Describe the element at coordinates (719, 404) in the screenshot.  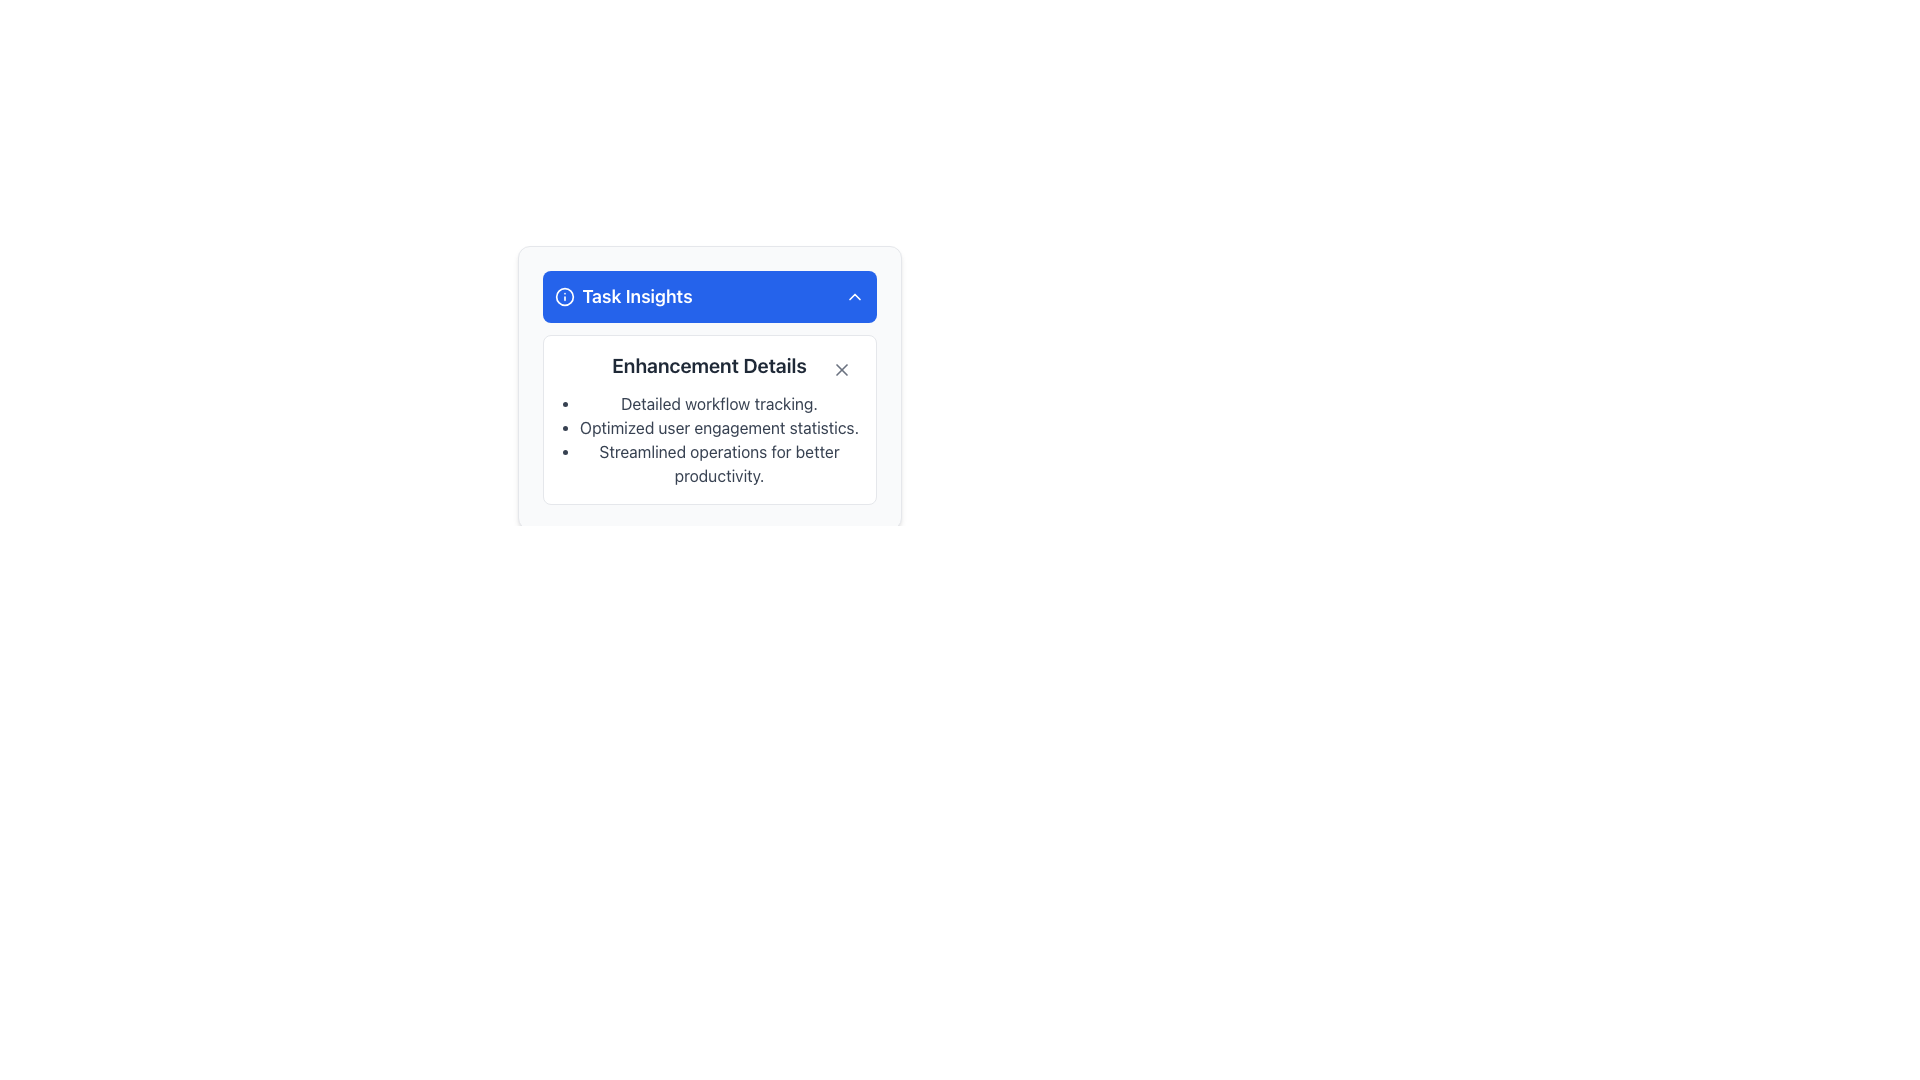
I see `the first bullet point in the 'Enhancement Details' list, which is informational and provides a feature or benefit` at that location.